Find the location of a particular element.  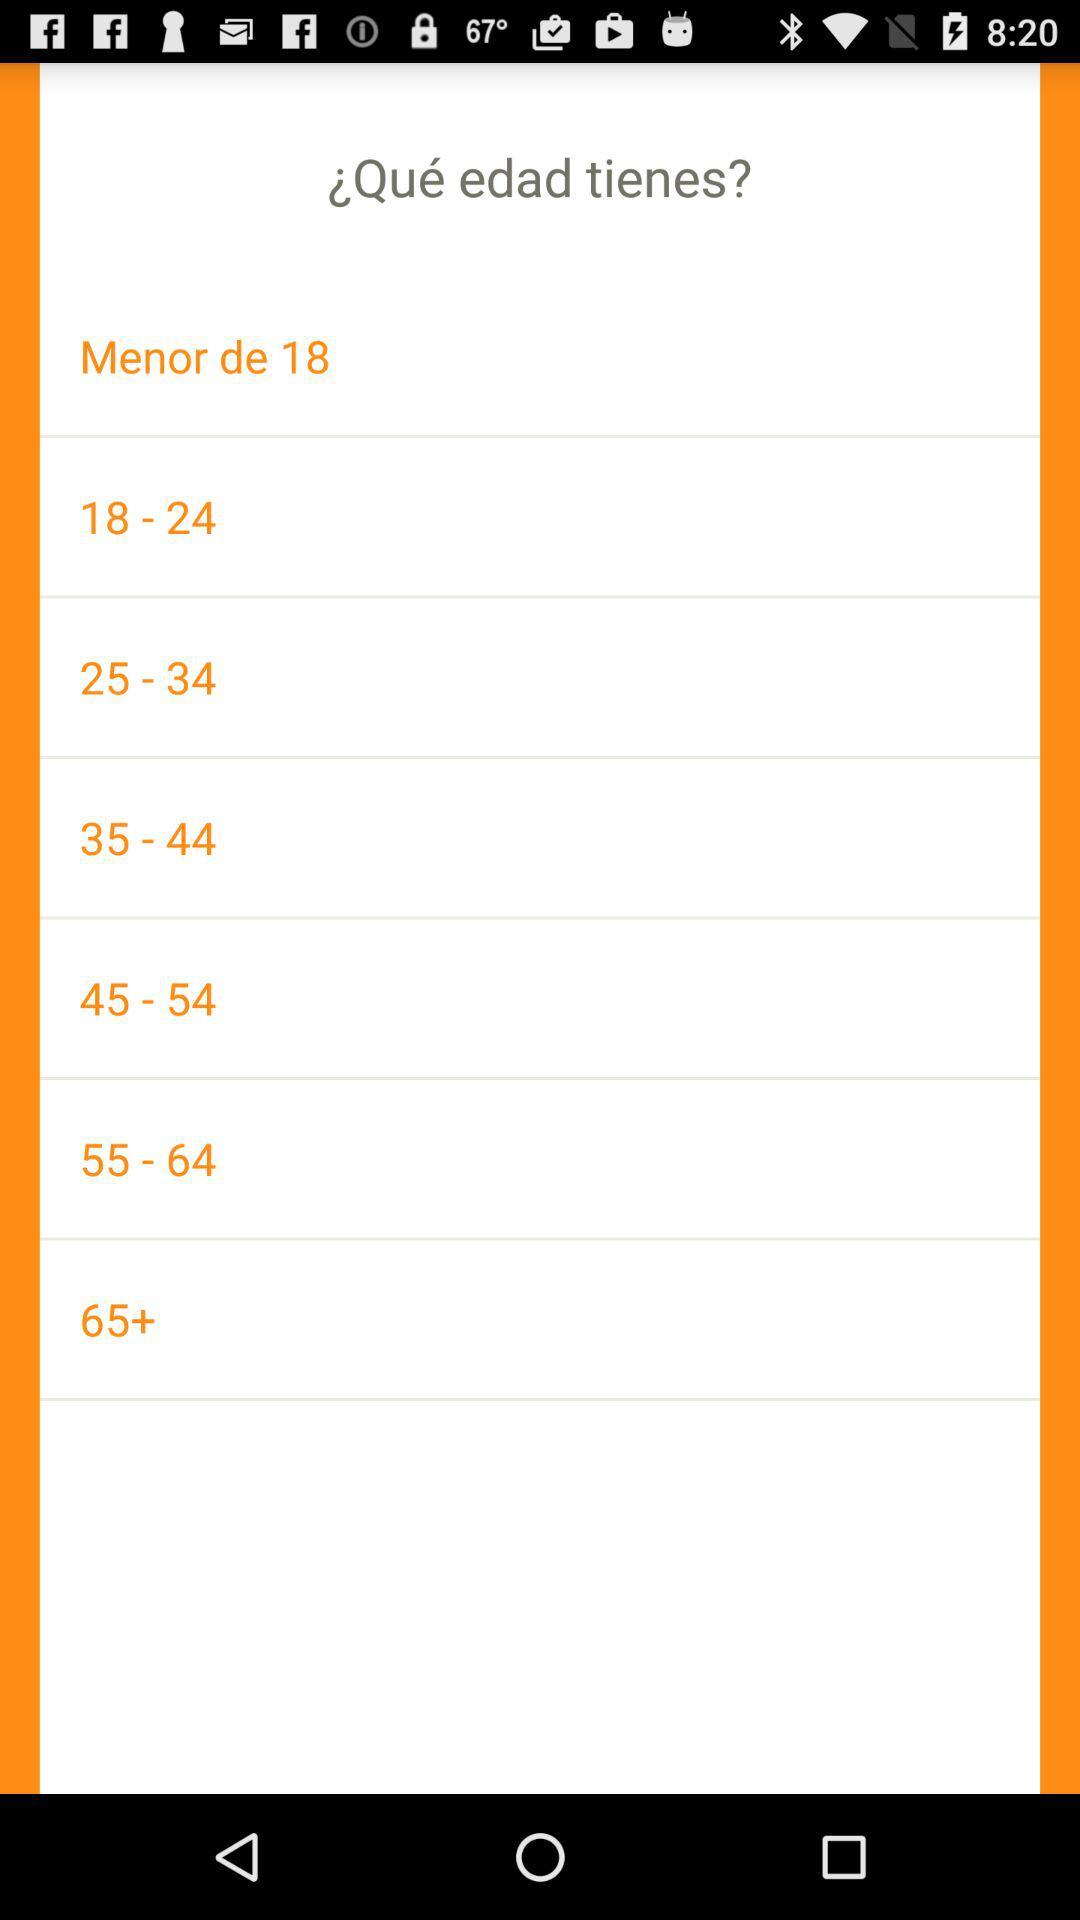

app below menor de 18 app is located at coordinates (540, 516).